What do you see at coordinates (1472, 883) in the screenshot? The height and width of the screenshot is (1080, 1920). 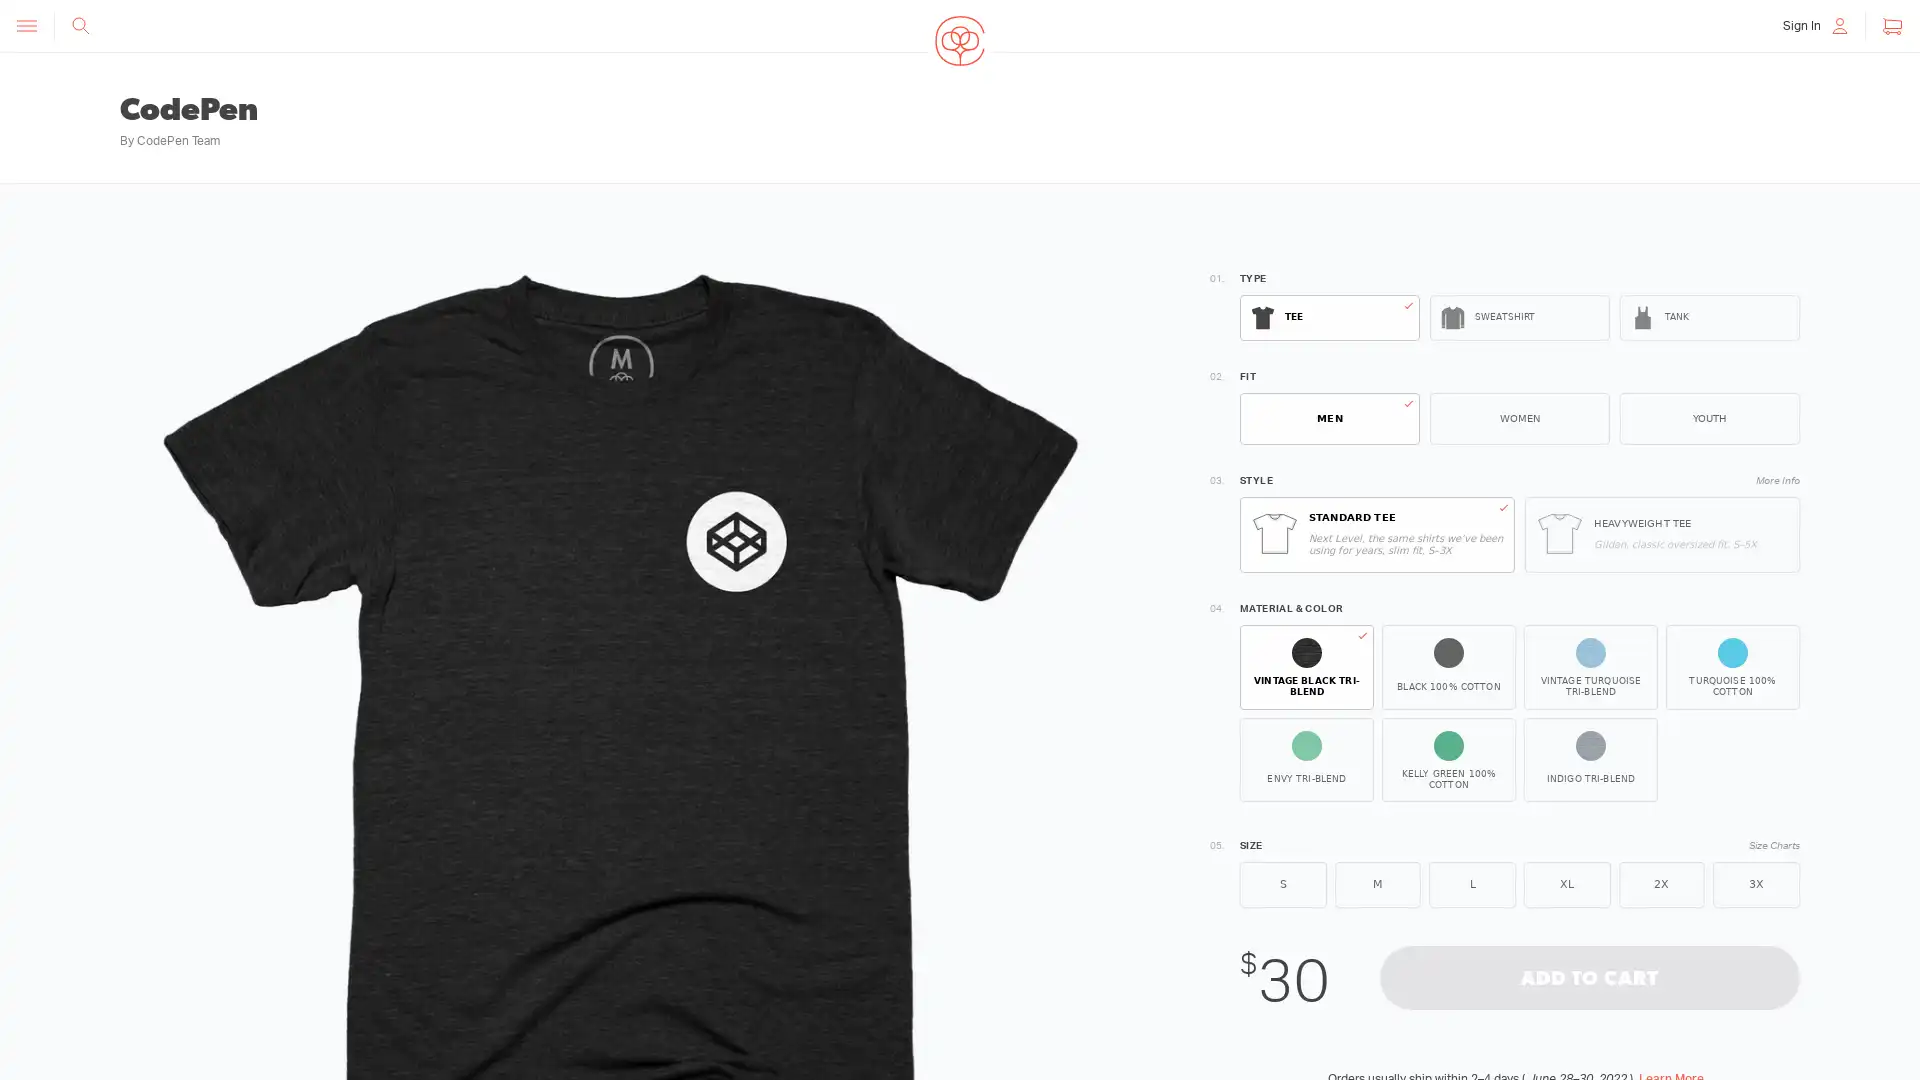 I see `L` at bounding box center [1472, 883].